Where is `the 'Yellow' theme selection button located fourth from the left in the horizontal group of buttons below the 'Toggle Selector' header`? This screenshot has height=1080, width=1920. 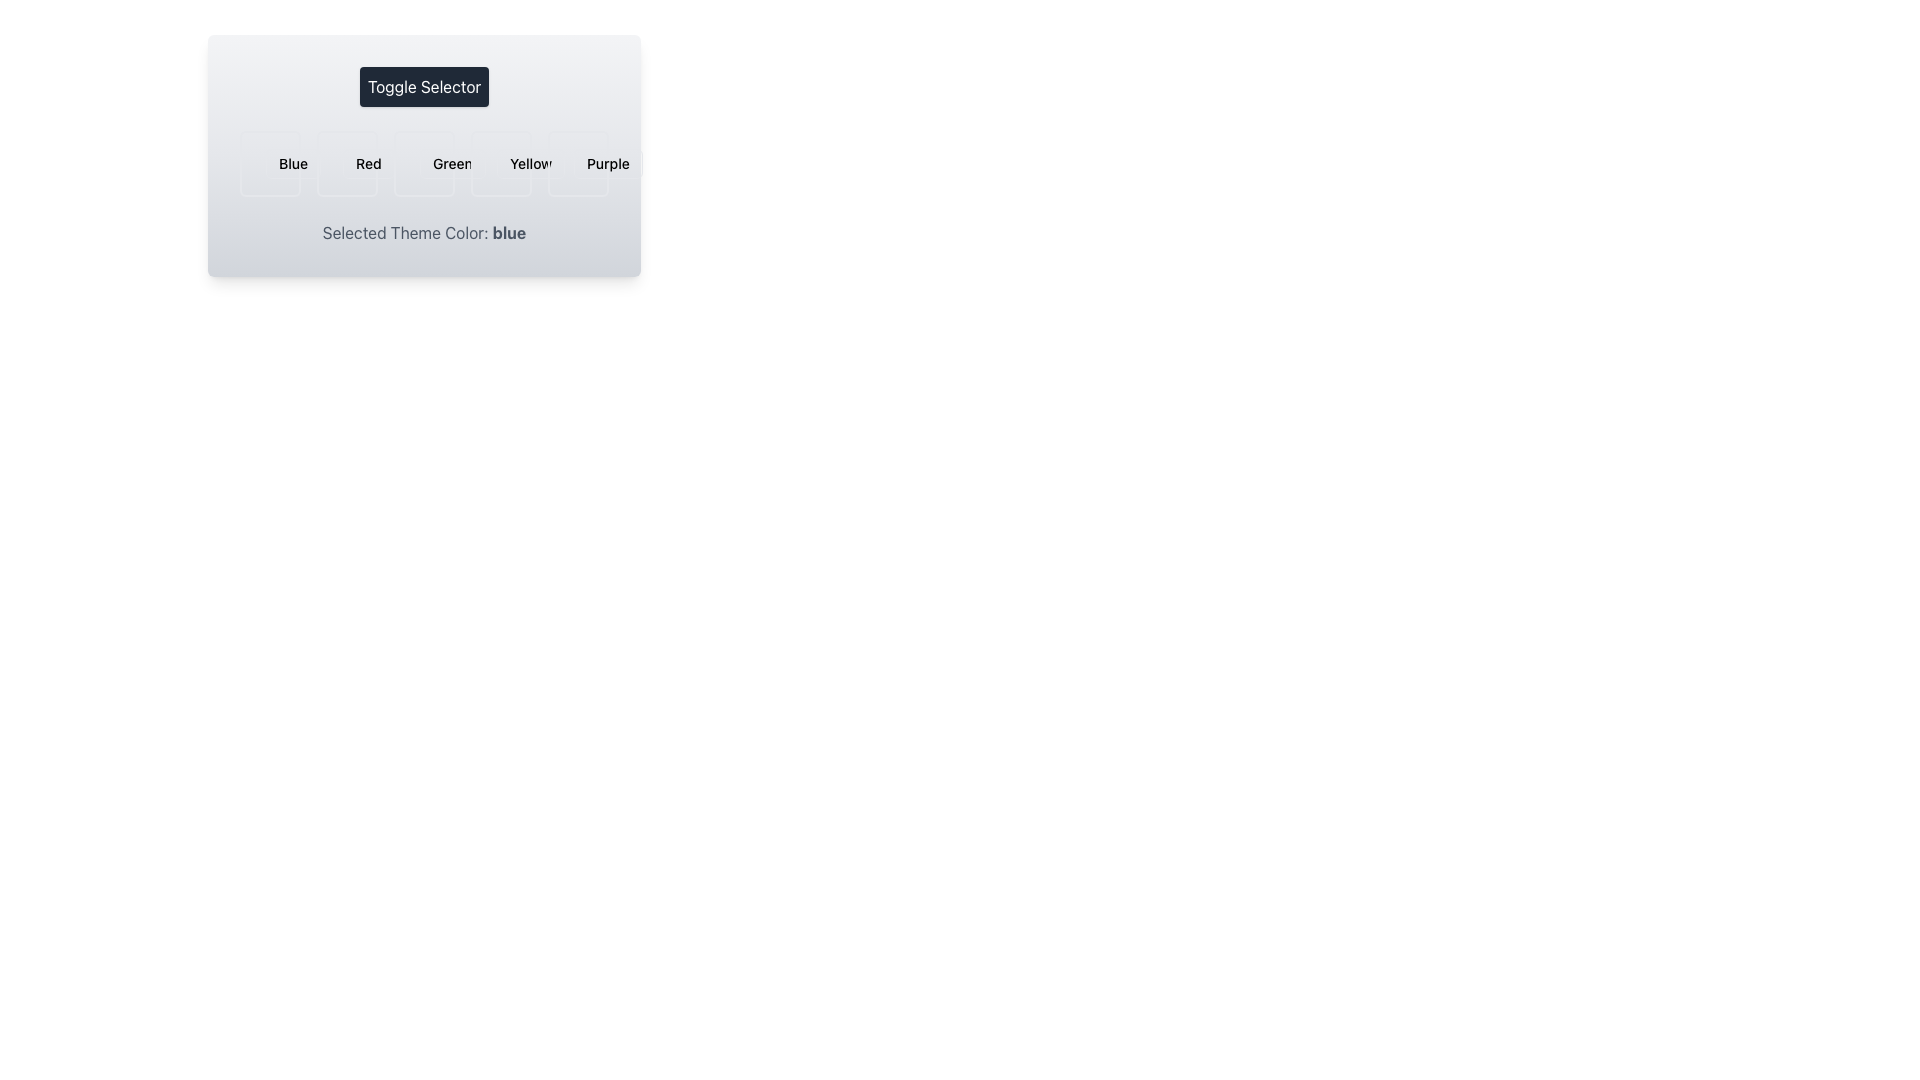
the 'Yellow' theme selection button located fourth from the left in the horizontal group of buttons below the 'Toggle Selector' header is located at coordinates (531, 163).